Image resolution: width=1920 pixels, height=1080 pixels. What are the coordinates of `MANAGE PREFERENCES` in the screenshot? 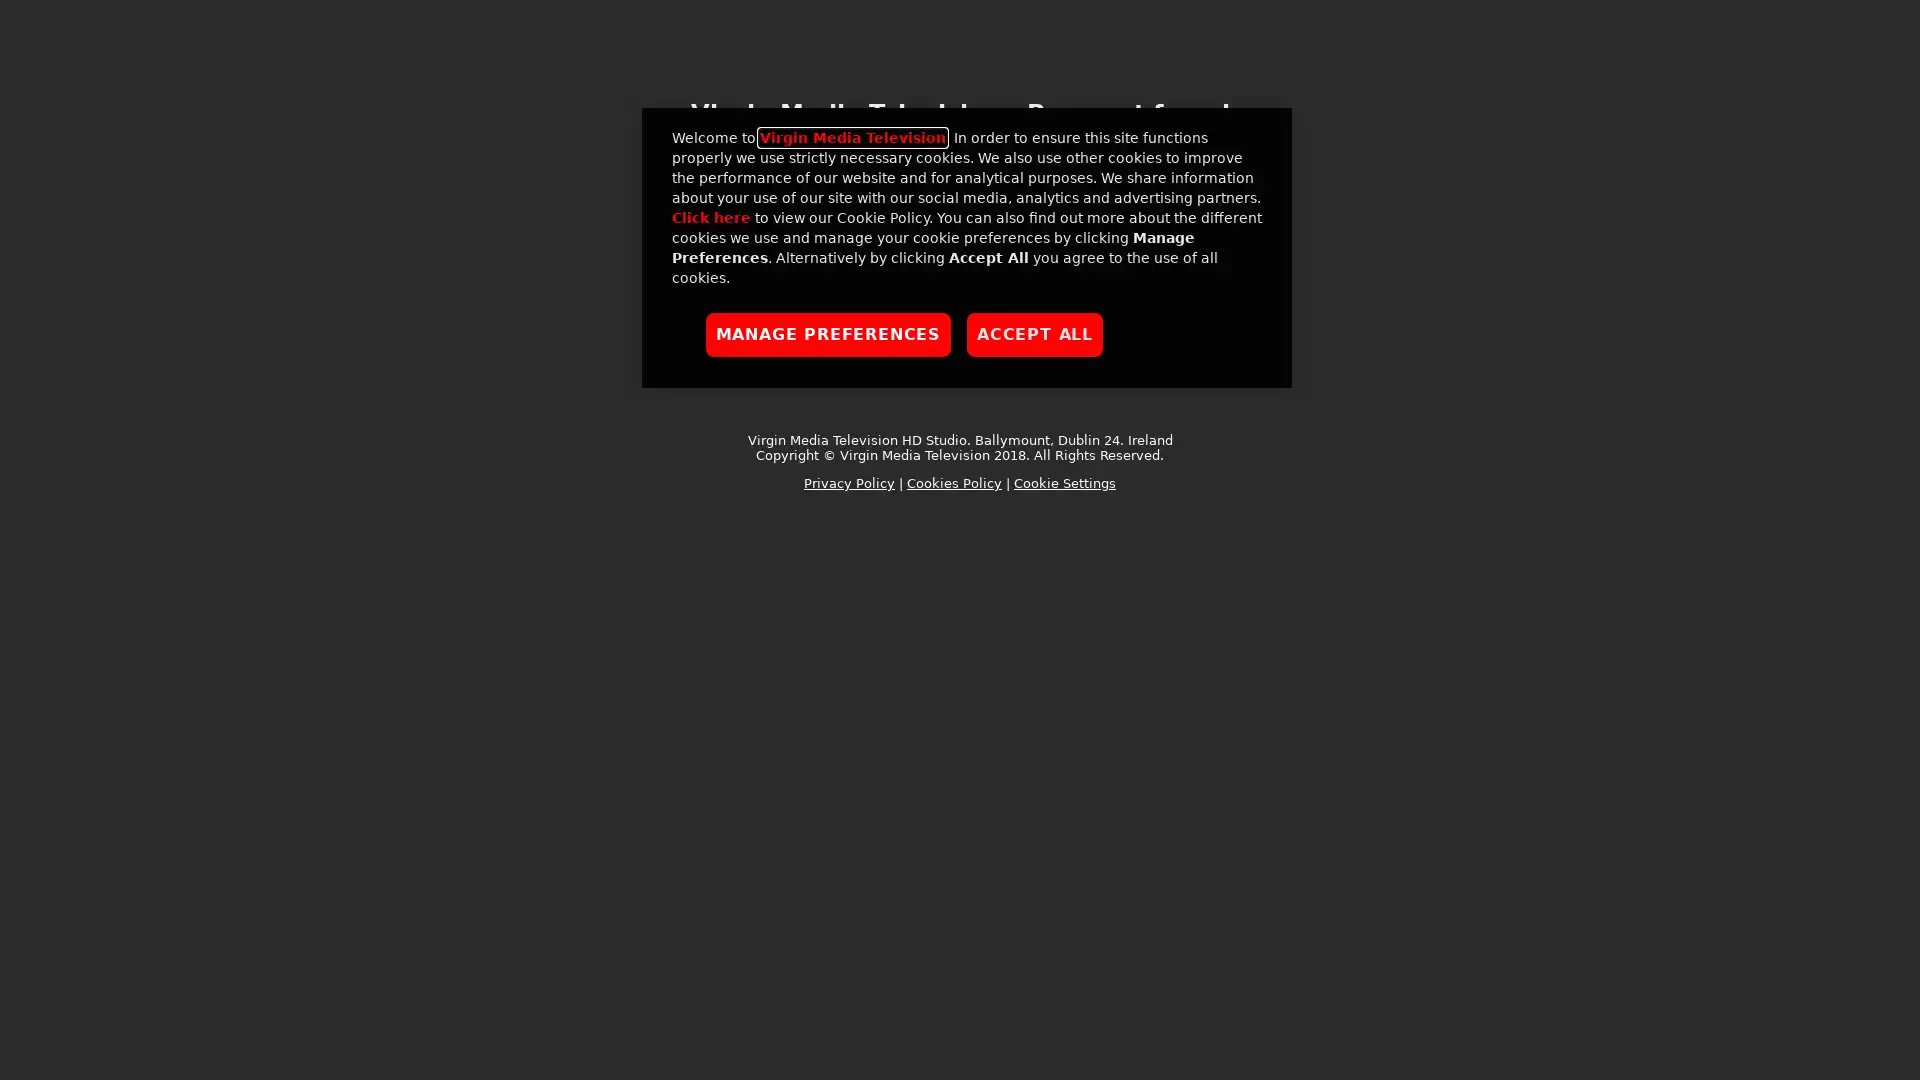 It's located at (828, 334).